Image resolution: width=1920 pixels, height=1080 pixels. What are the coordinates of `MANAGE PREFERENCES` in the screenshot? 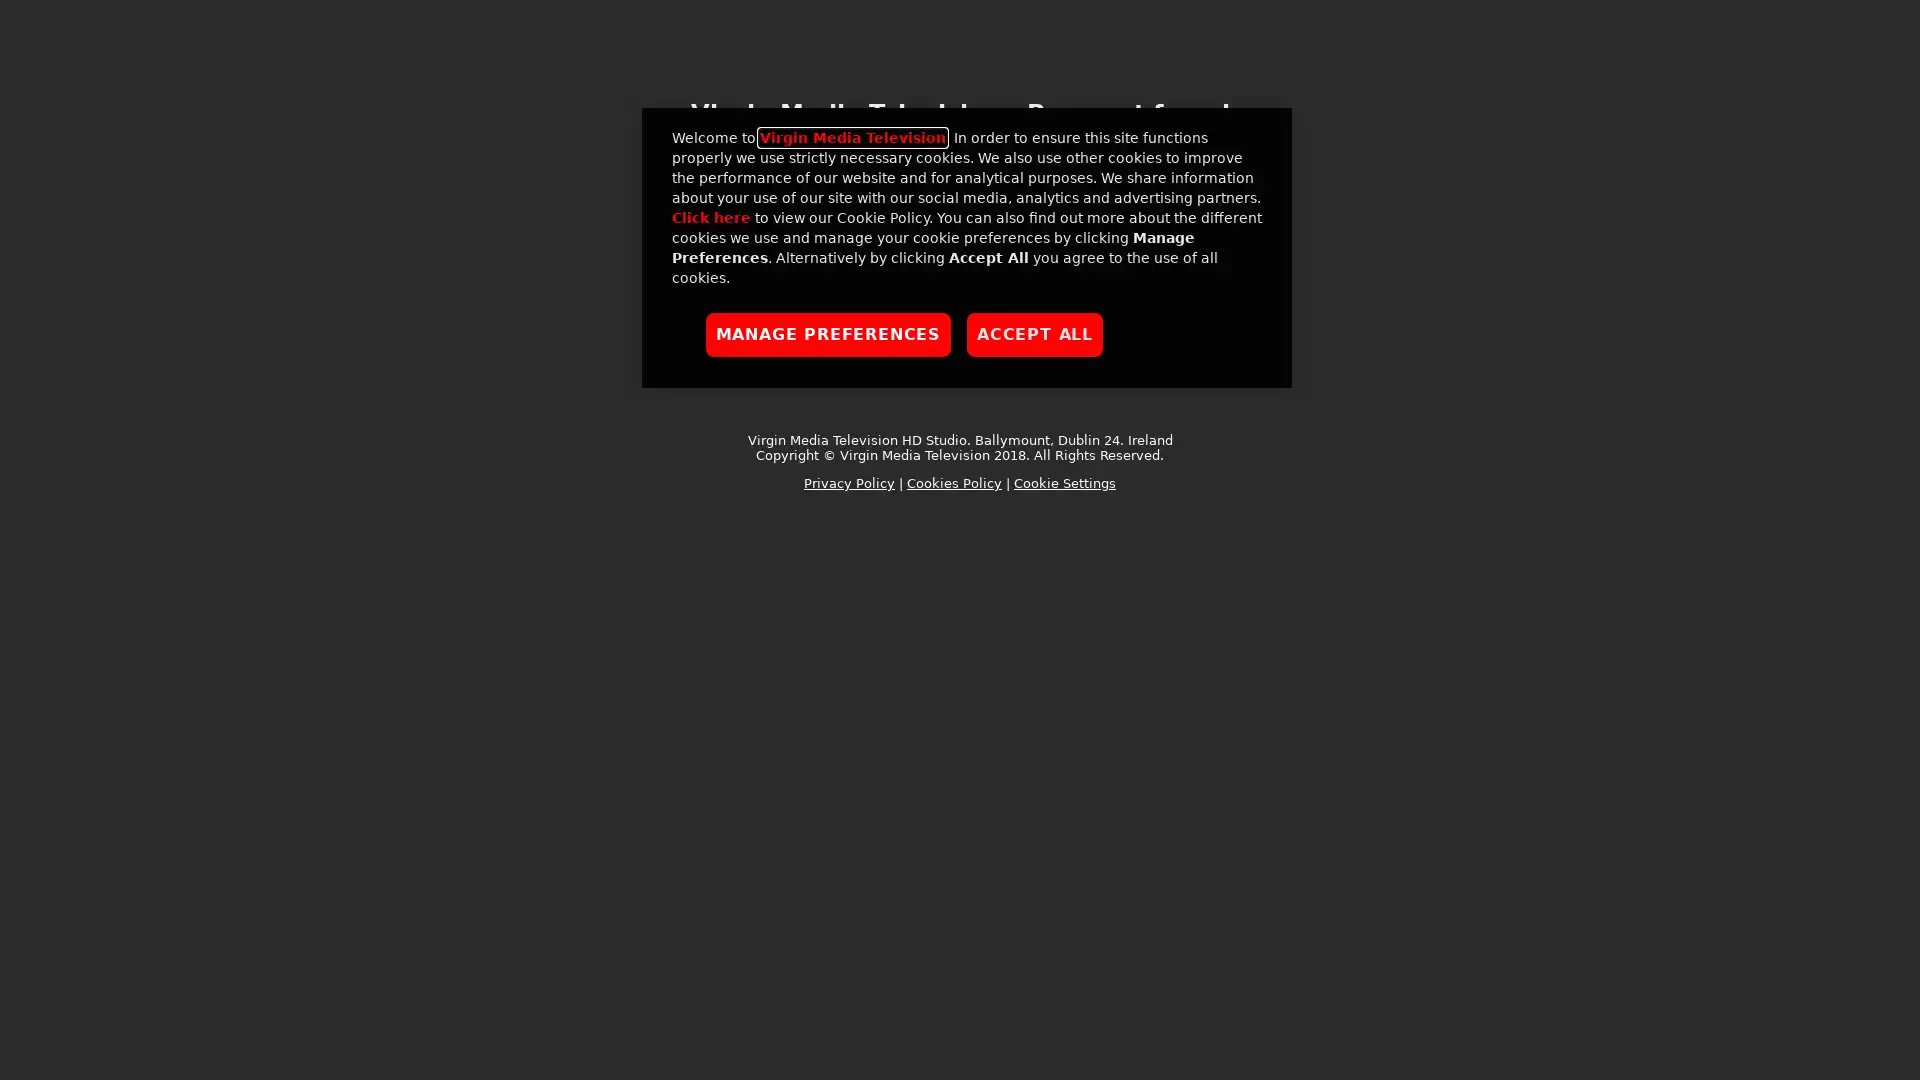 It's located at (828, 334).